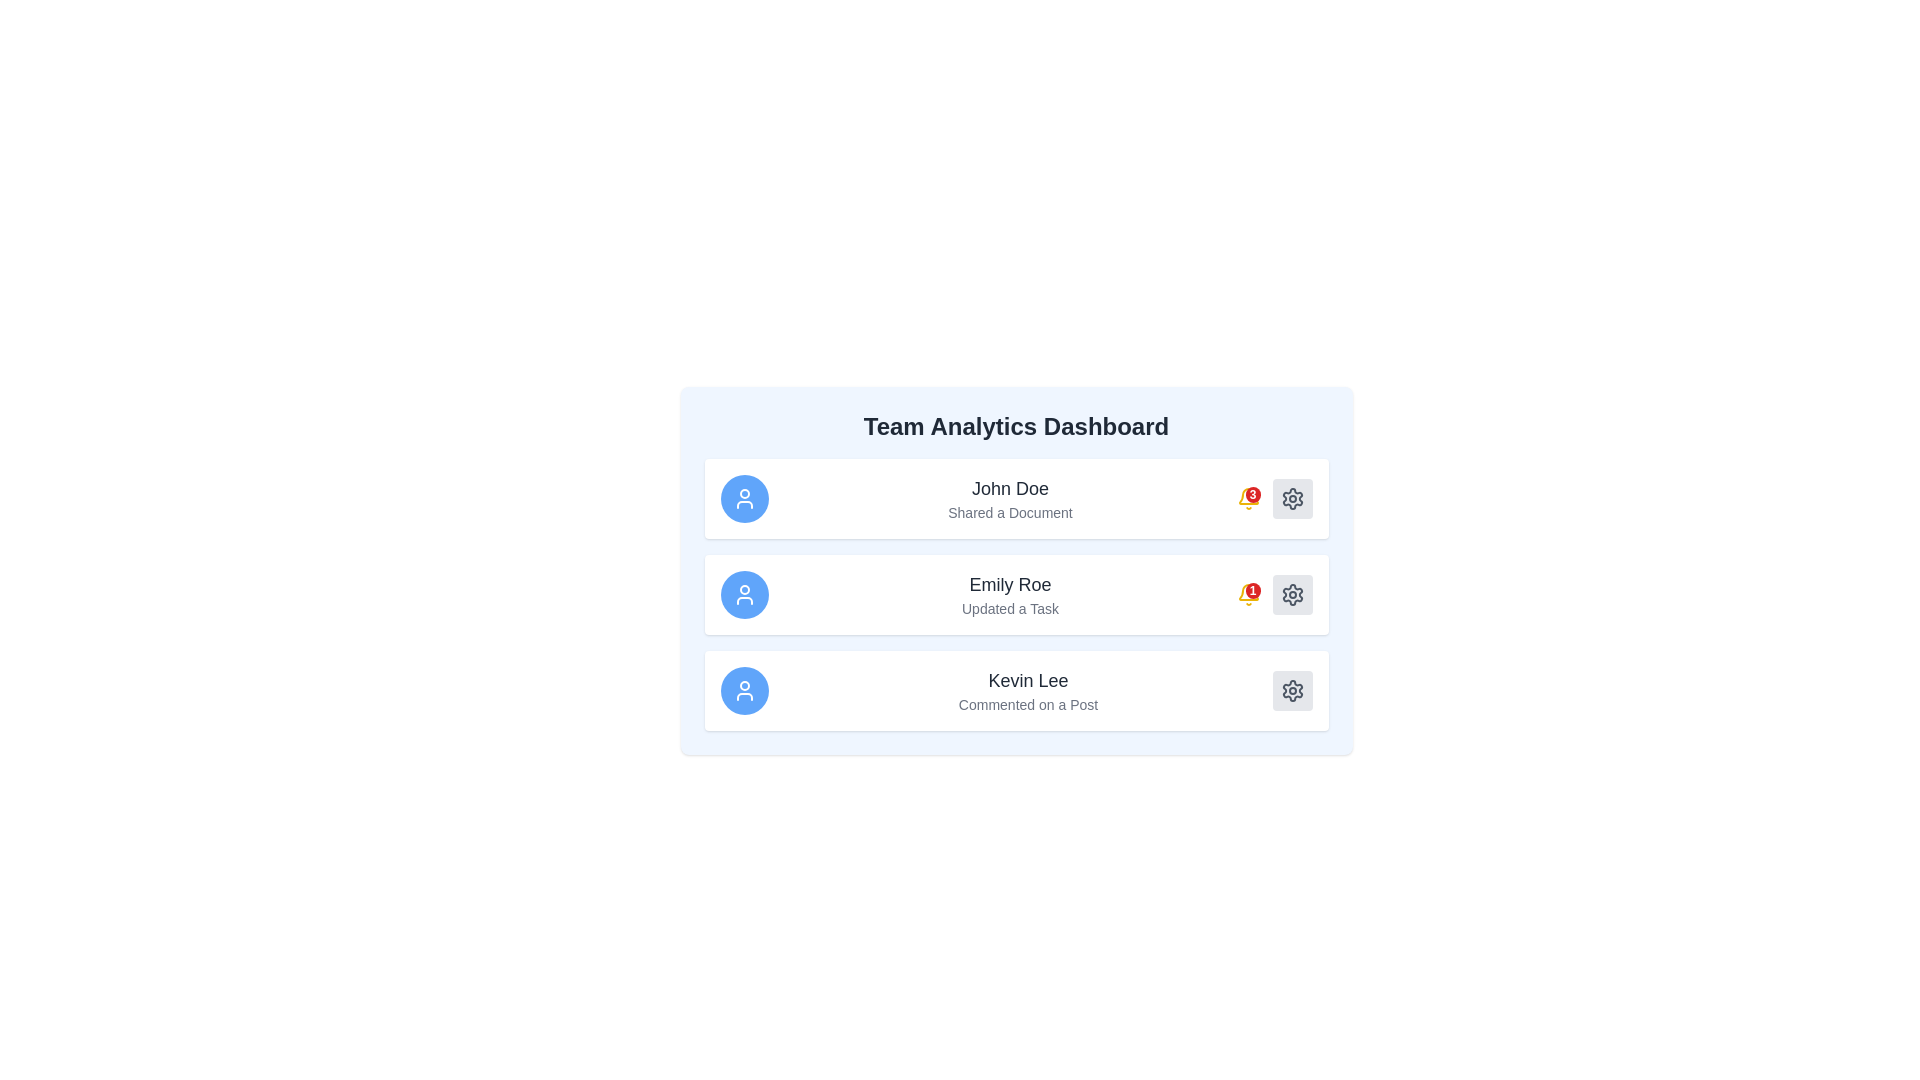 Image resolution: width=1920 pixels, height=1080 pixels. I want to click on the settings button, which is a small, rounded cogwheel icon styled in gray, located to the right of the list item labeled 'Kevin Lee Commented on a Post.', so click(1292, 689).